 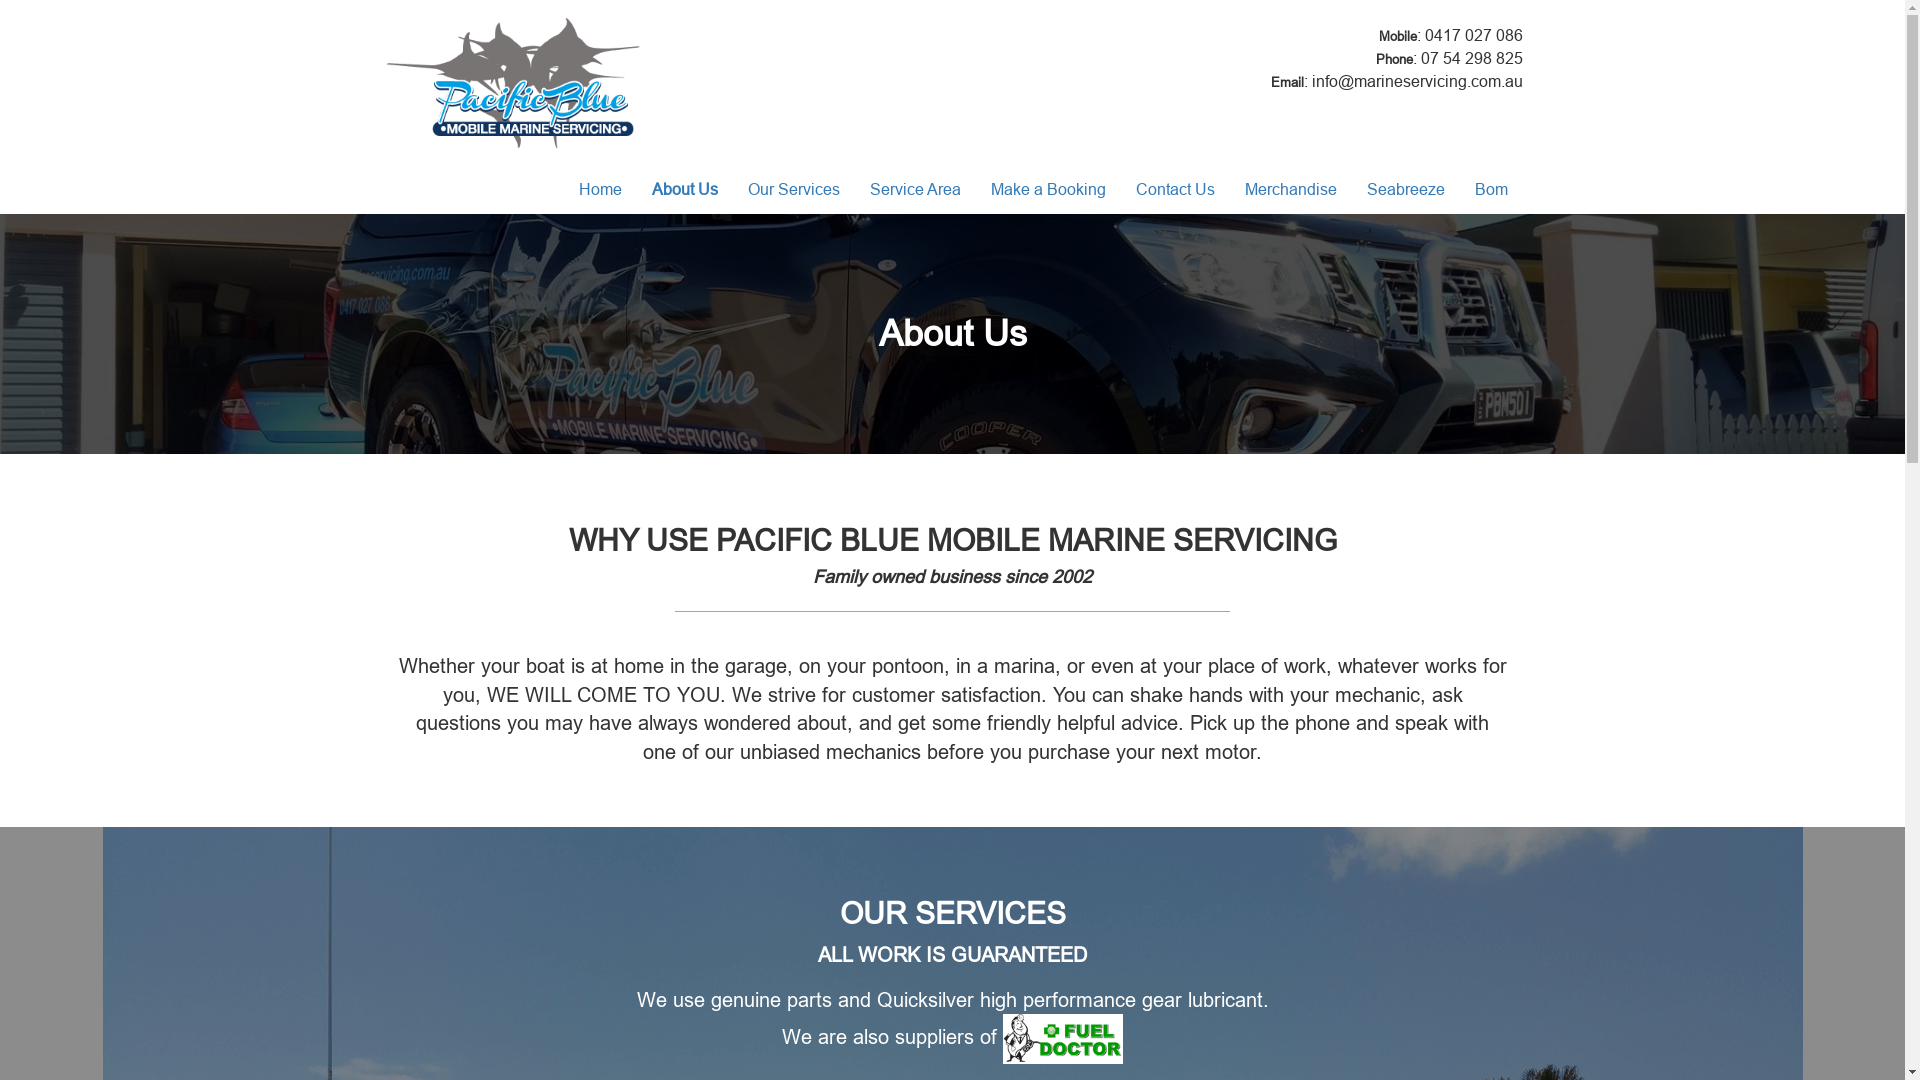 I want to click on 'Bom', so click(x=1491, y=189).